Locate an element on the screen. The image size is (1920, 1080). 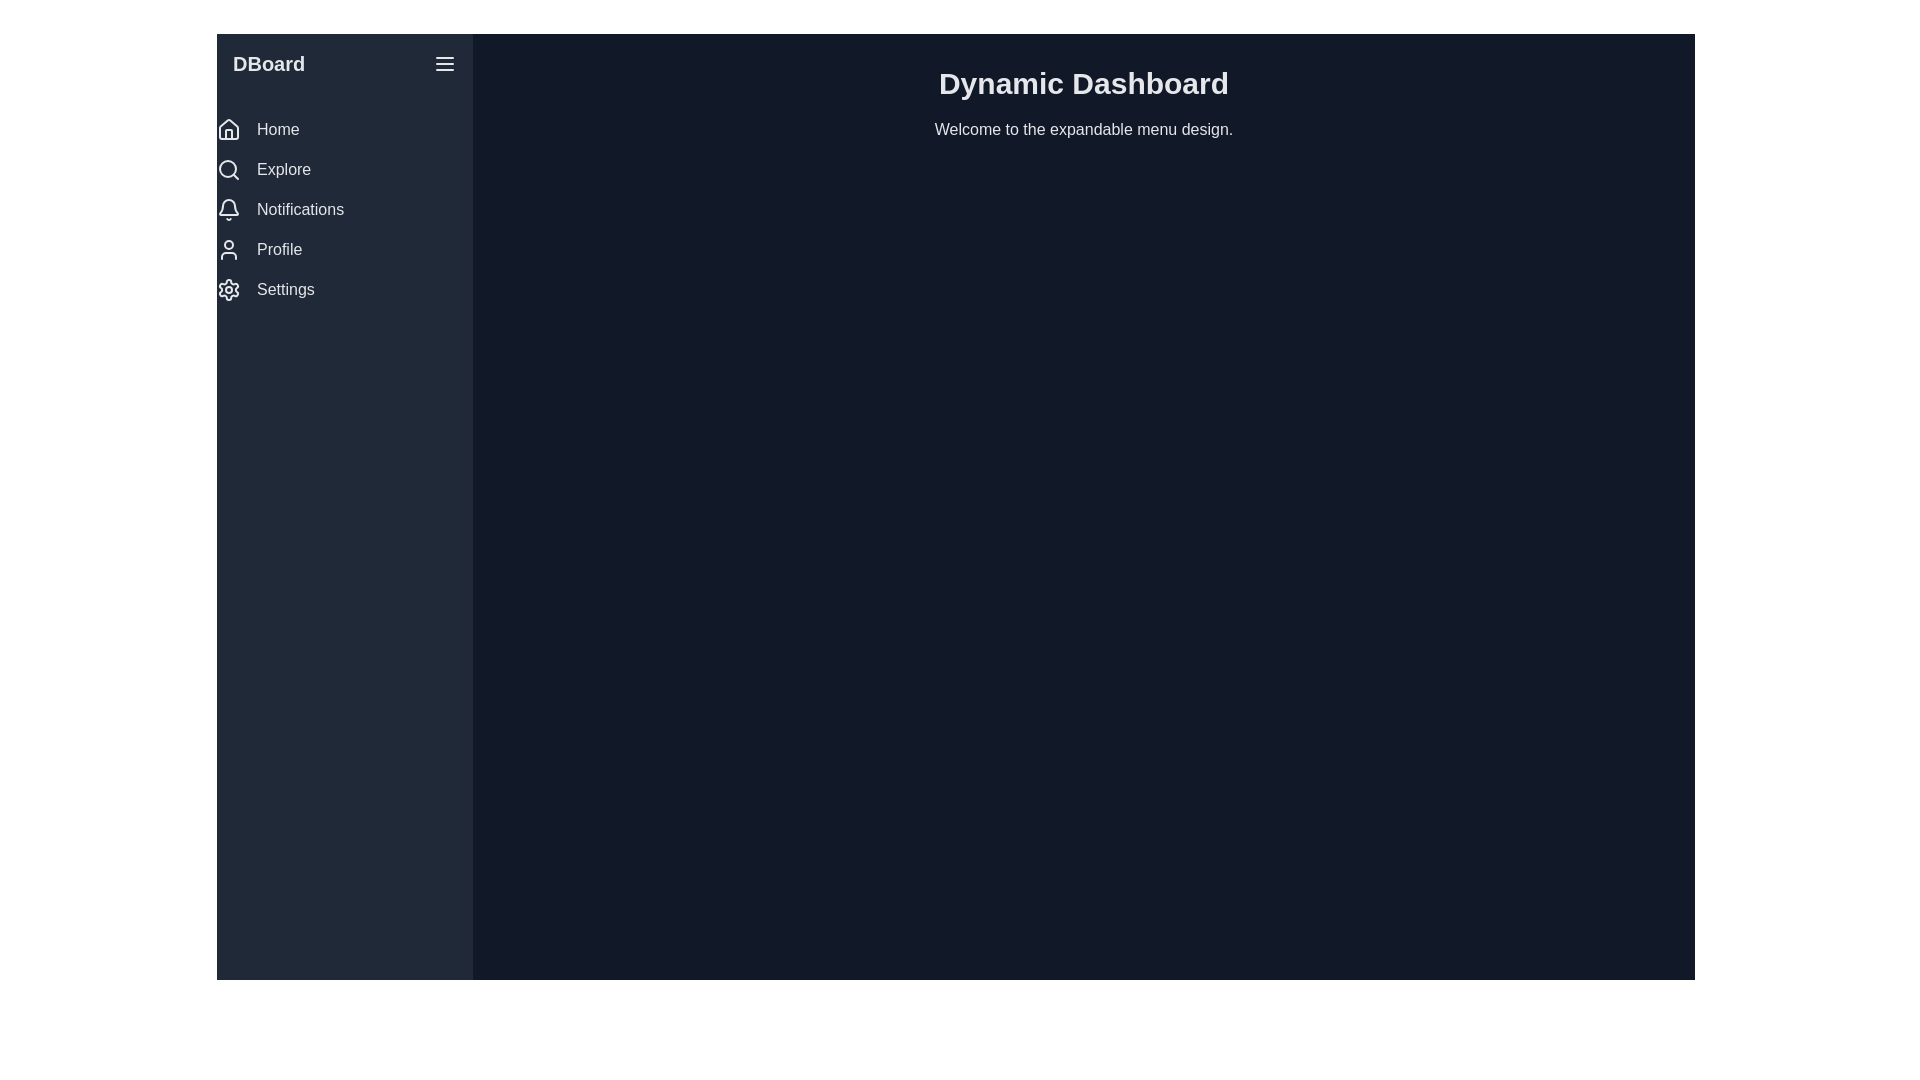
the 'Explore' text label in the vertical navigation menu, which is positioned second from the top and aligns to the left with a dark blue background is located at coordinates (283, 168).